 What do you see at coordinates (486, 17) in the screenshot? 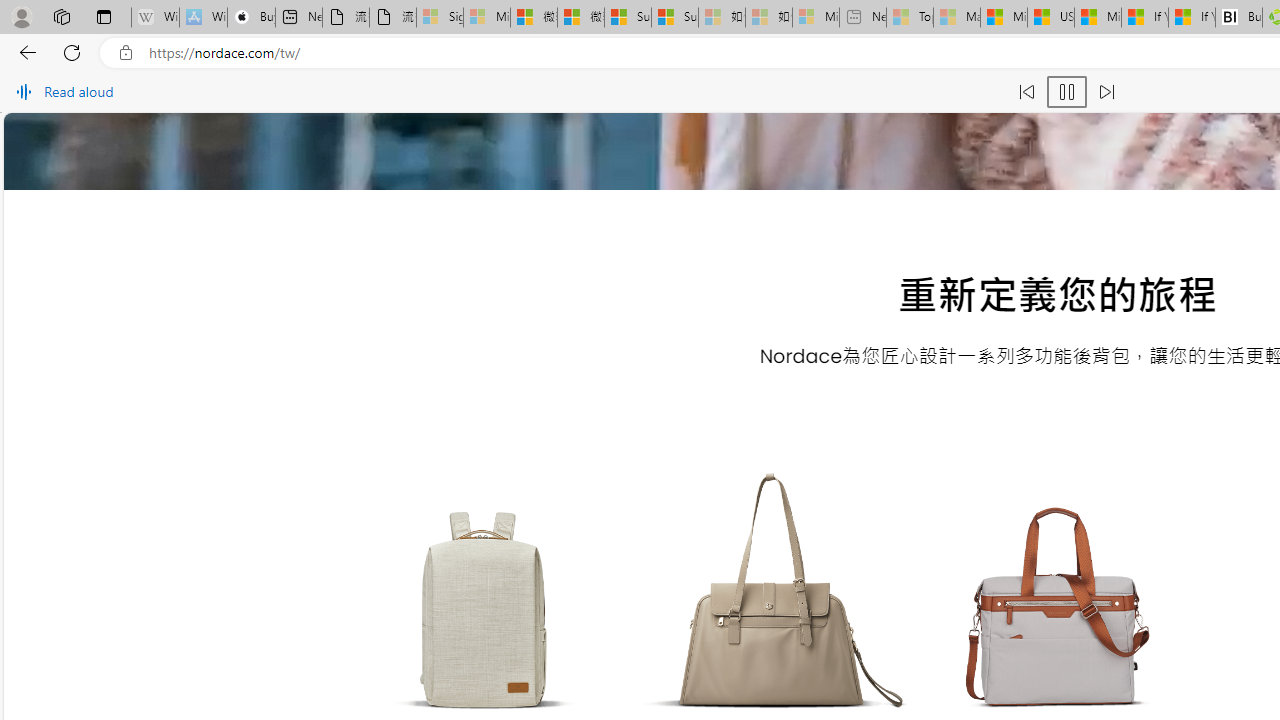
I see `'Microsoft Services Agreement - Sleeping'` at bounding box center [486, 17].